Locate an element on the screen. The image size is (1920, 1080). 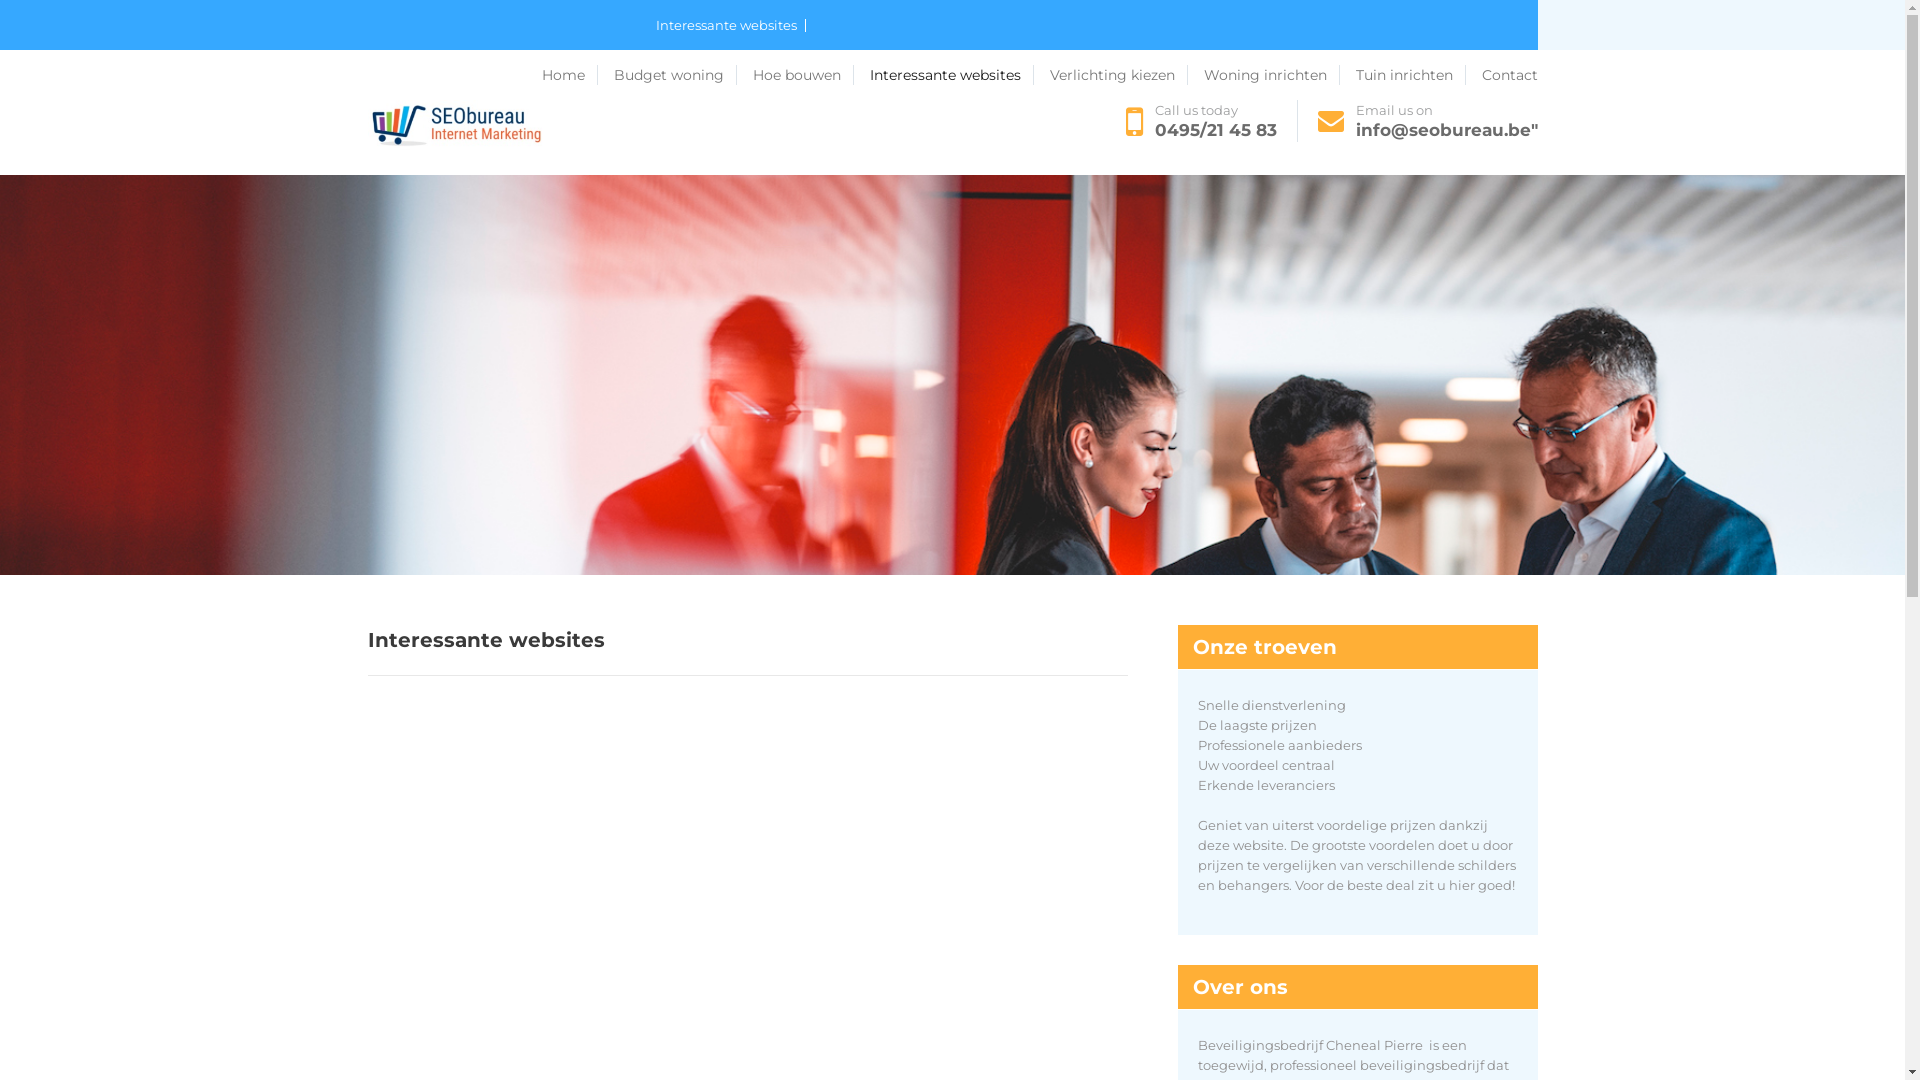
'Budget woning' is located at coordinates (426, 74).